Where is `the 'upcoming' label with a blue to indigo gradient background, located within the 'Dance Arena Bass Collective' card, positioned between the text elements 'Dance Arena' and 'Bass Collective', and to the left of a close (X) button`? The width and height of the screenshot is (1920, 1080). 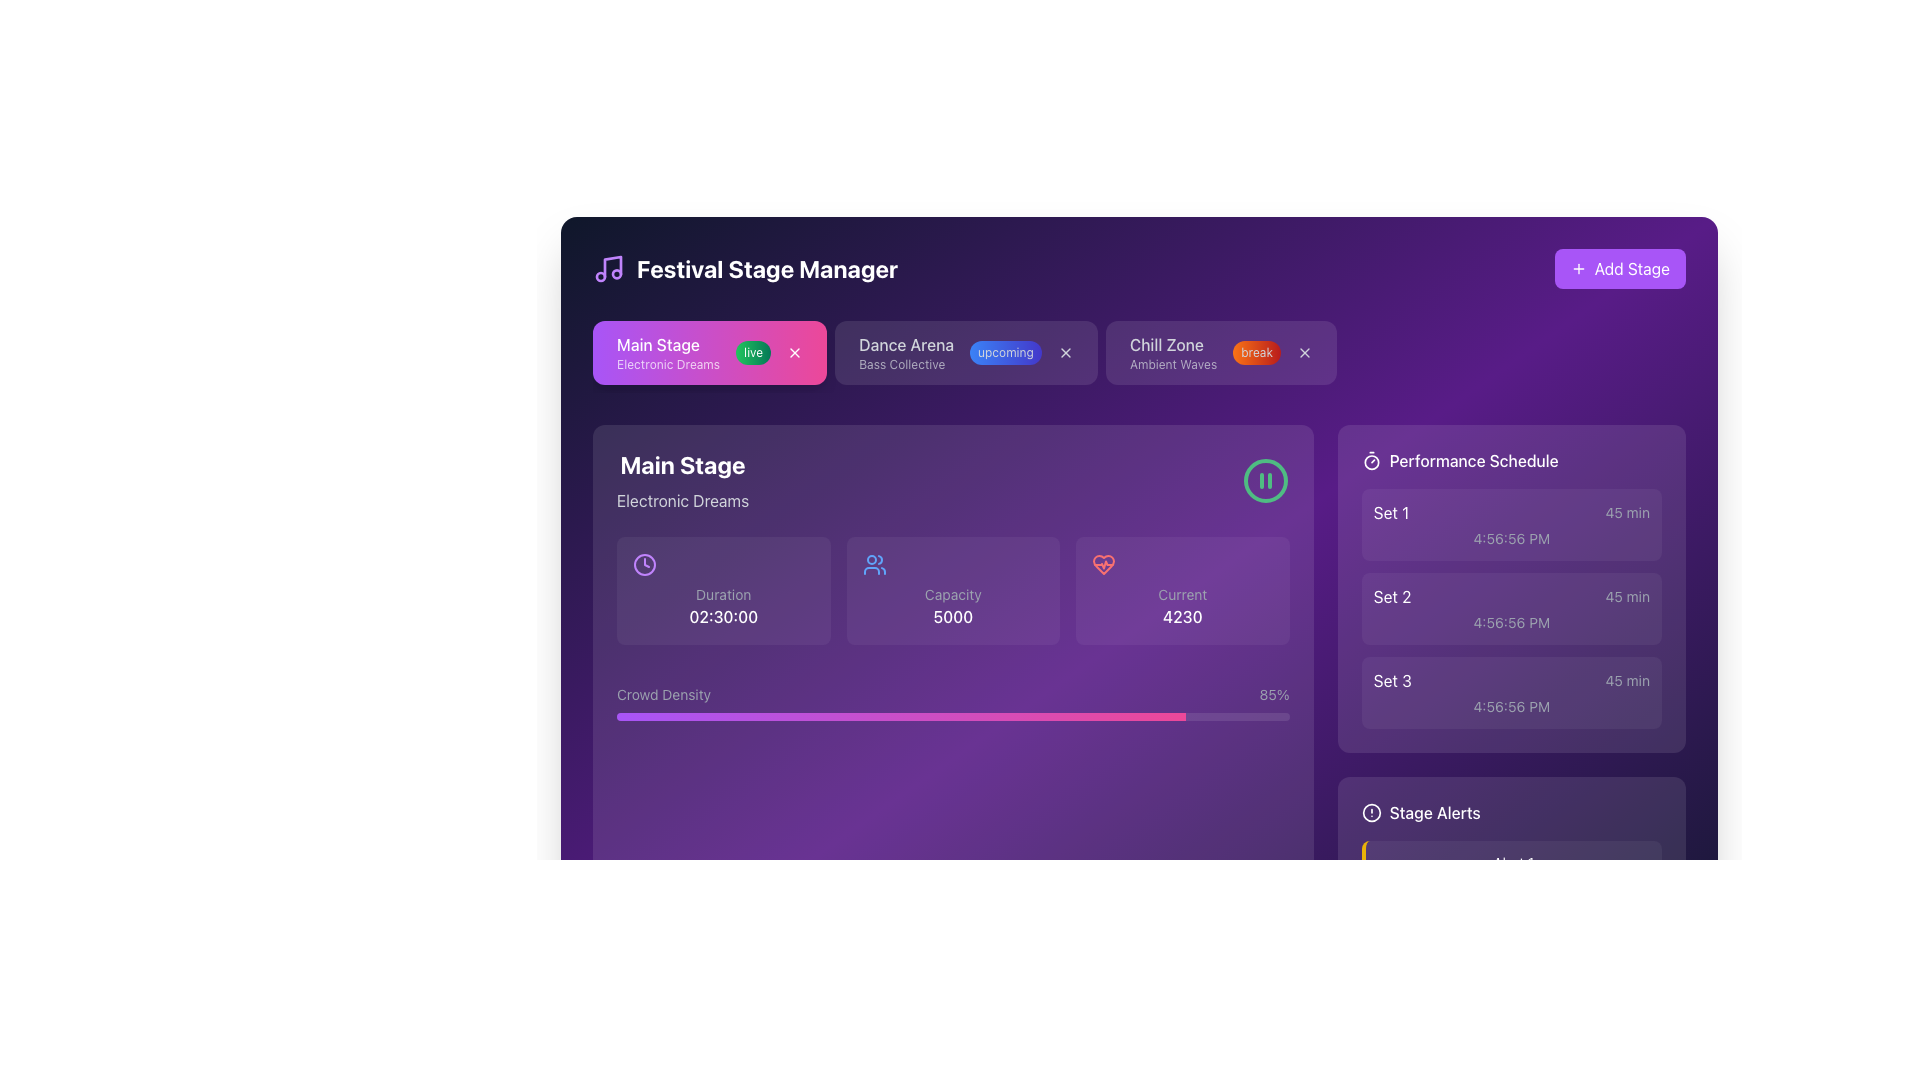
the 'upcoming' label with a blue to indigo gradient background, located within the 'Dance Arena Bass Collective' card, positioned between the text elements 'Dance Arena' and 'Bass Collective', and to the left of a close (X) button is located at coordinates (1005, 352).